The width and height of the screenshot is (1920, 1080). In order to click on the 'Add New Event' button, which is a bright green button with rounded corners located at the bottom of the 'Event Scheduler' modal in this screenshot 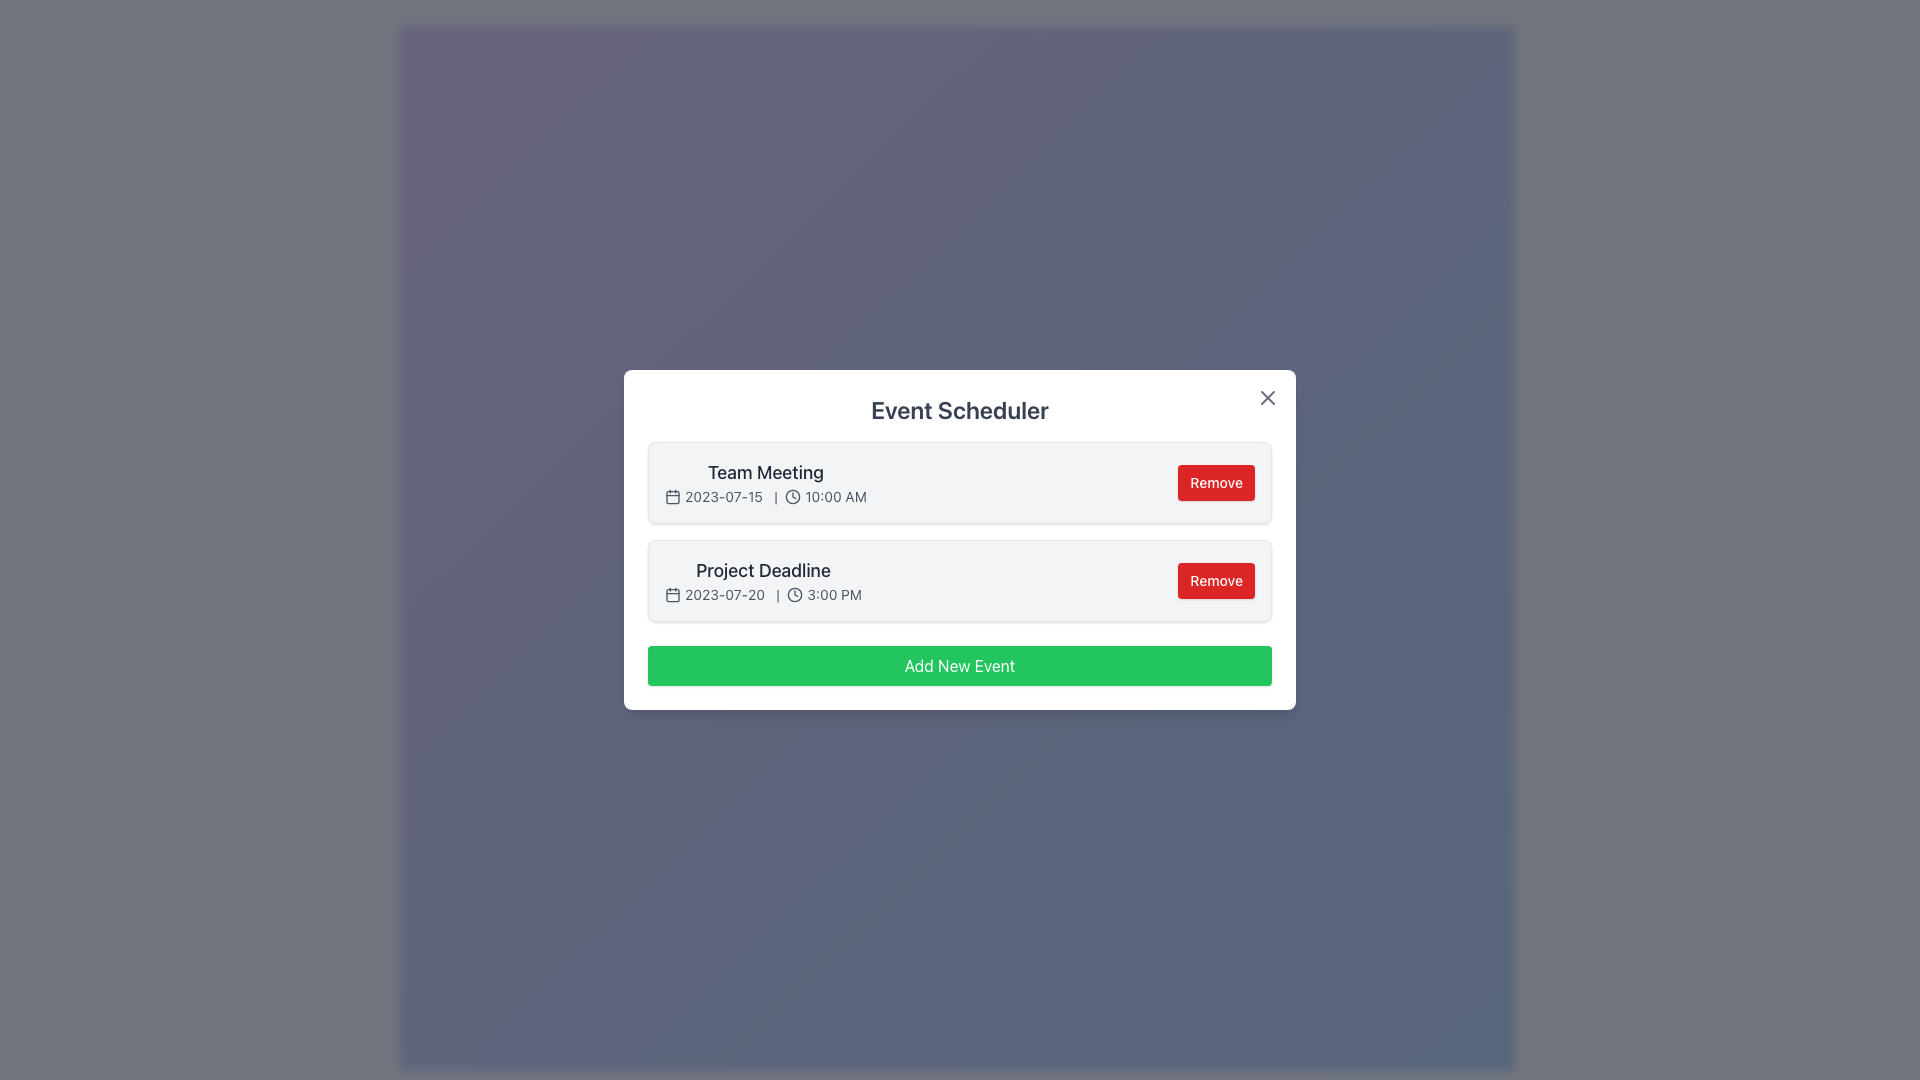, I will do `click(960, 666)`.